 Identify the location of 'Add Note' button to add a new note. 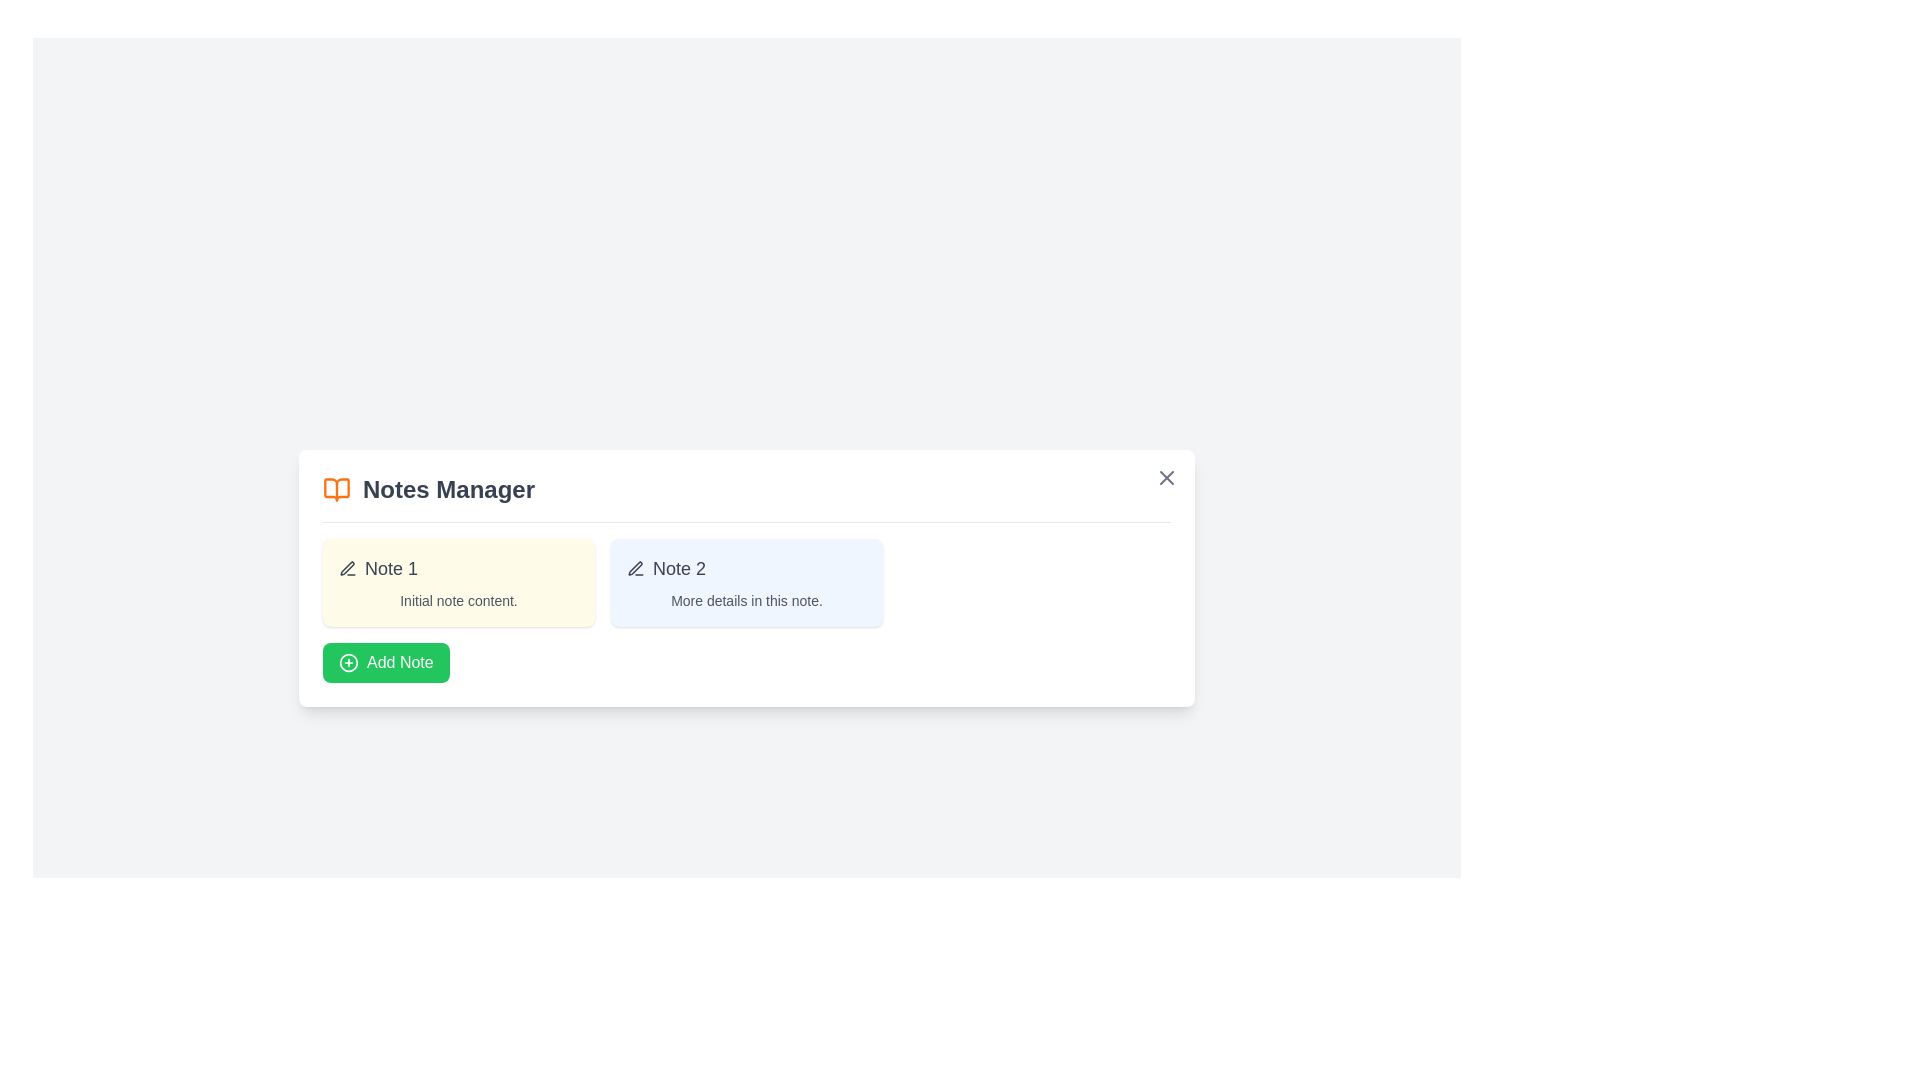
(386, 662).